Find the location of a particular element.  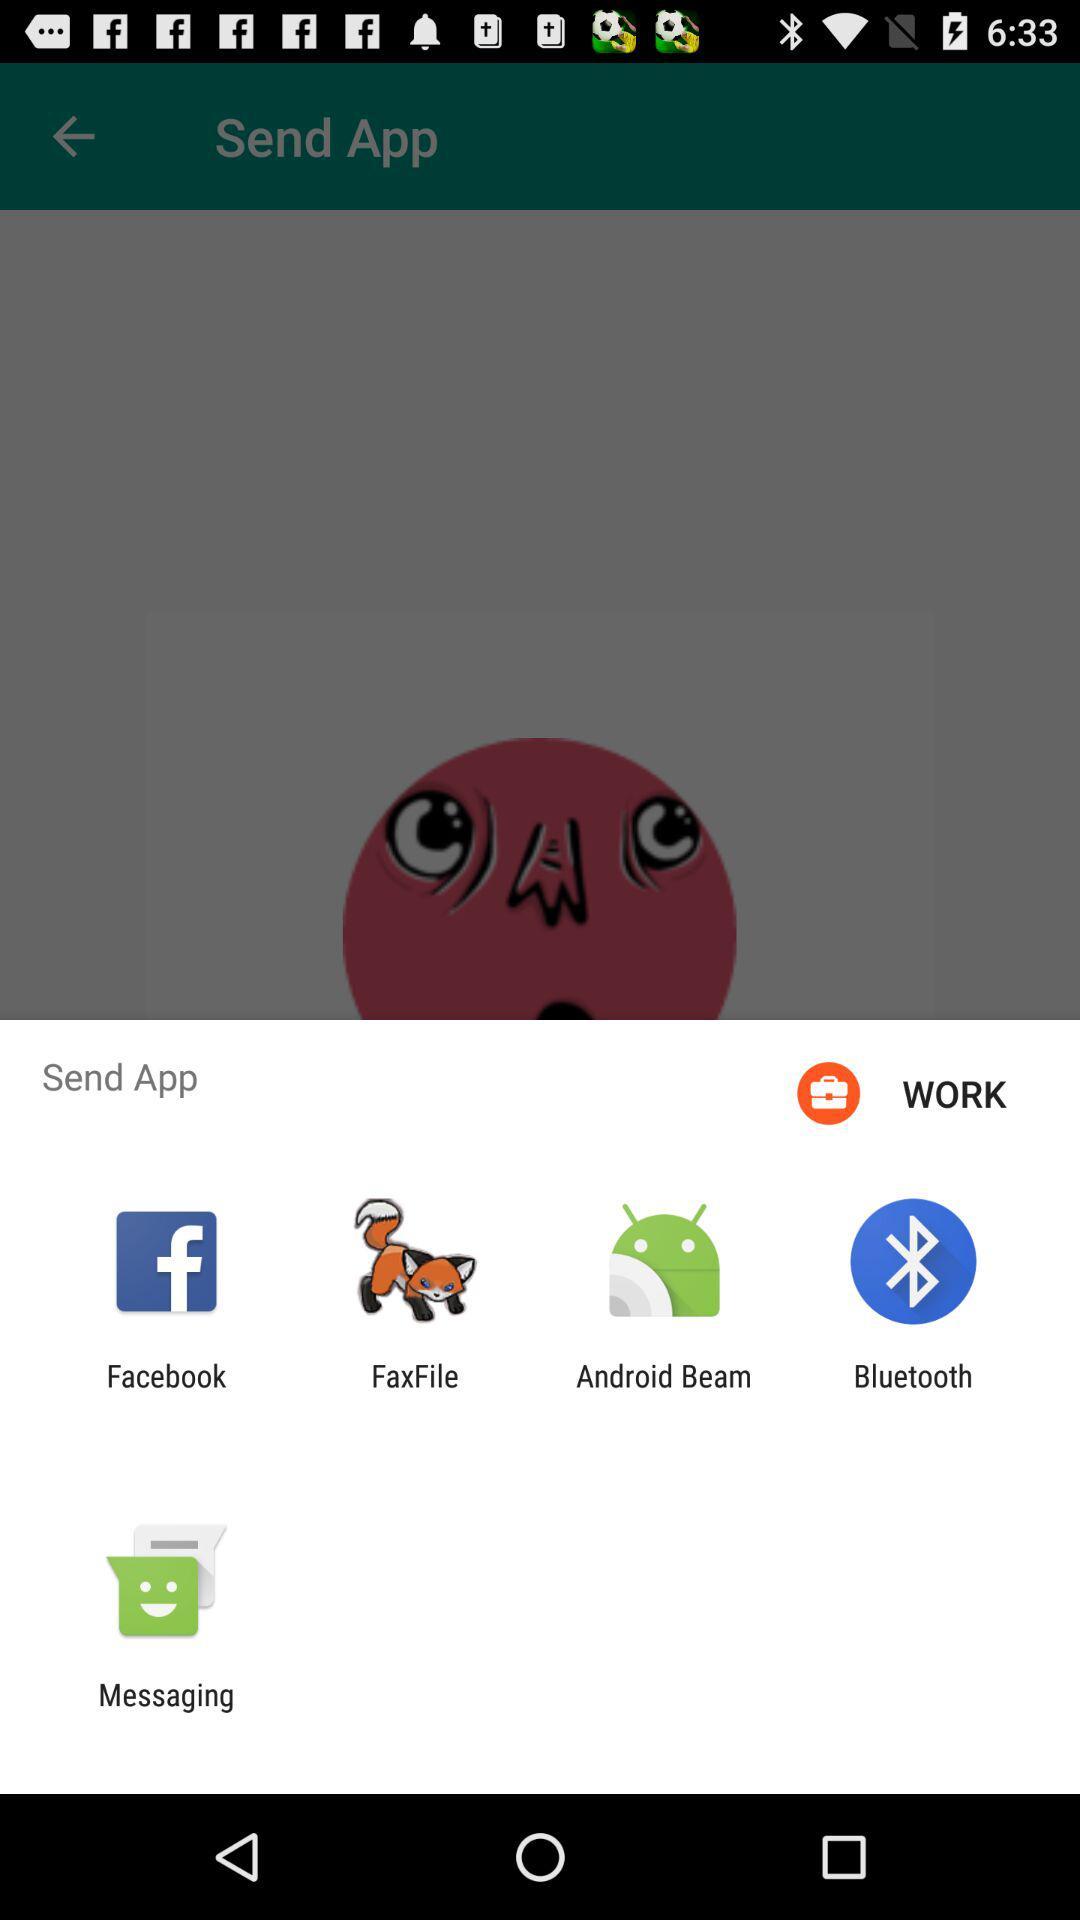

the app to the left of the android beam item is located at coordinates (414, 1392).